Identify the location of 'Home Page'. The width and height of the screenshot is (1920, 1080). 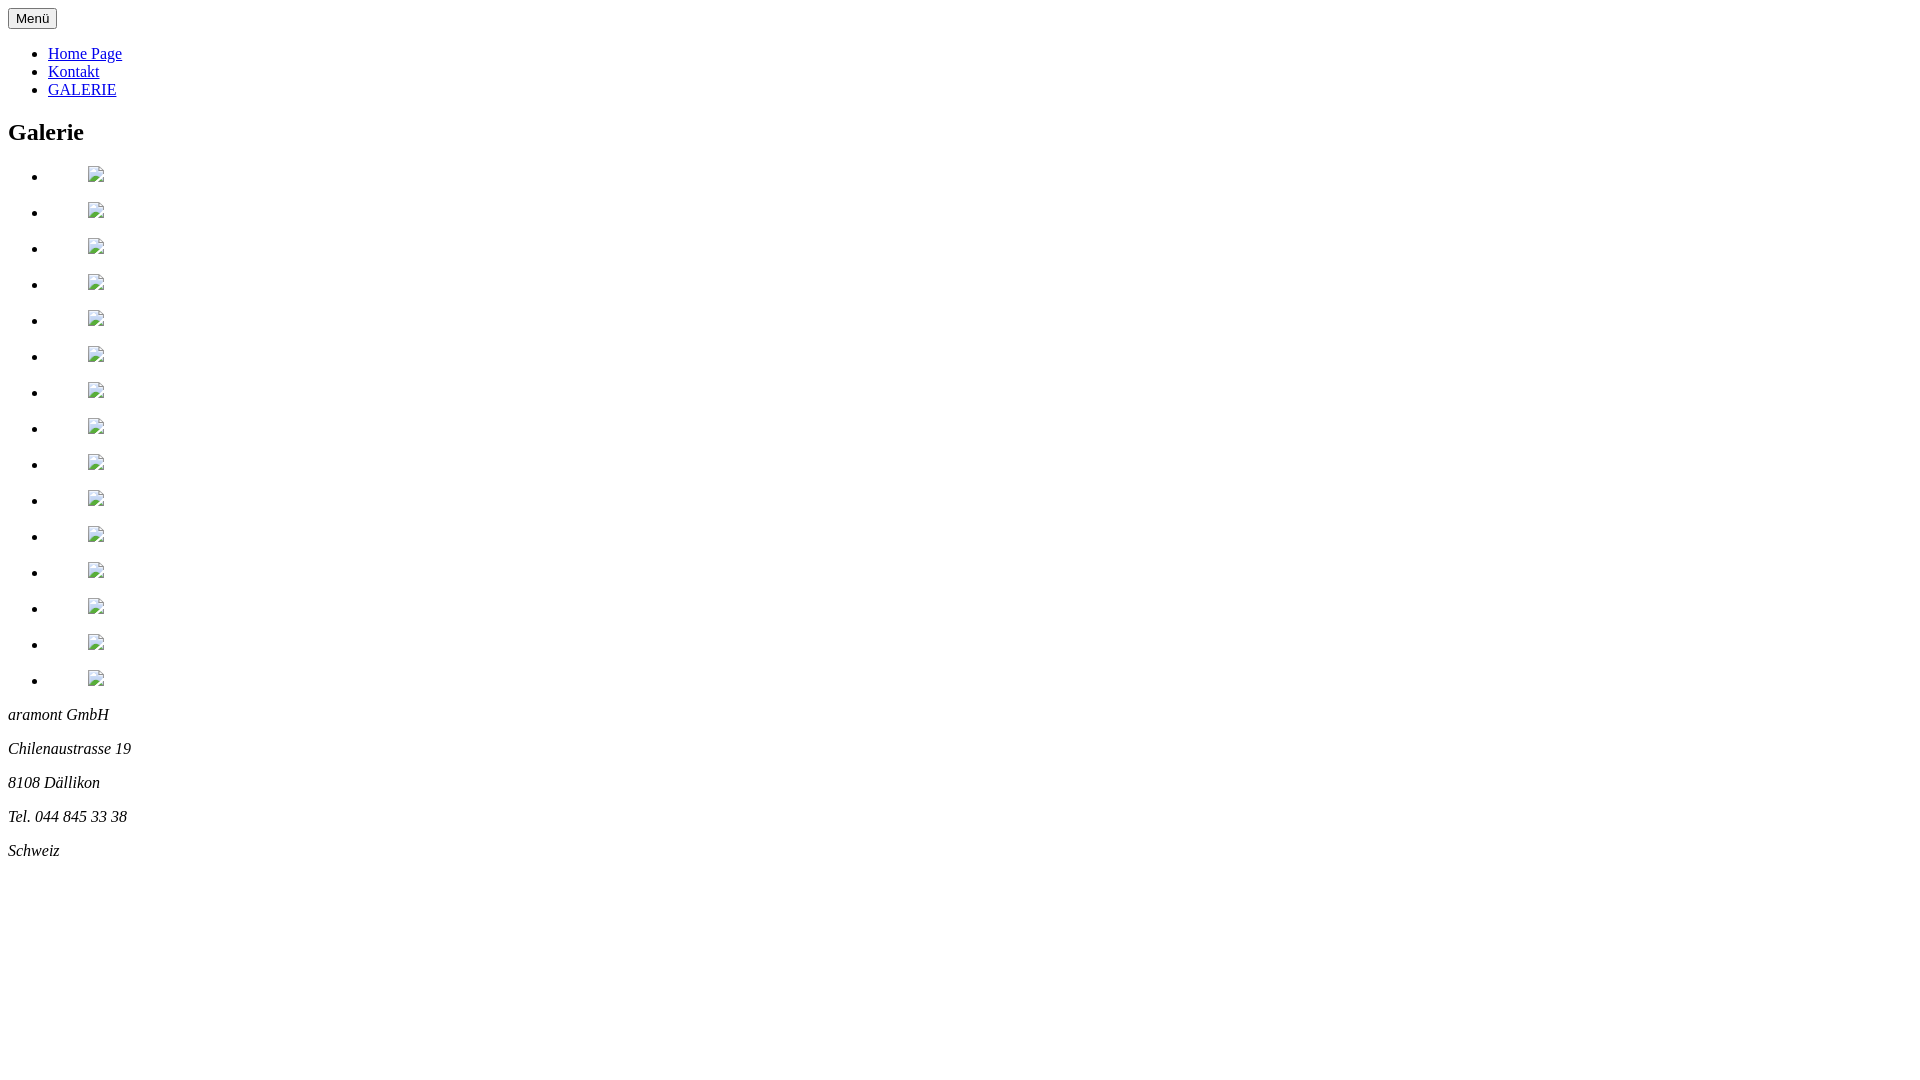
(48, 52).